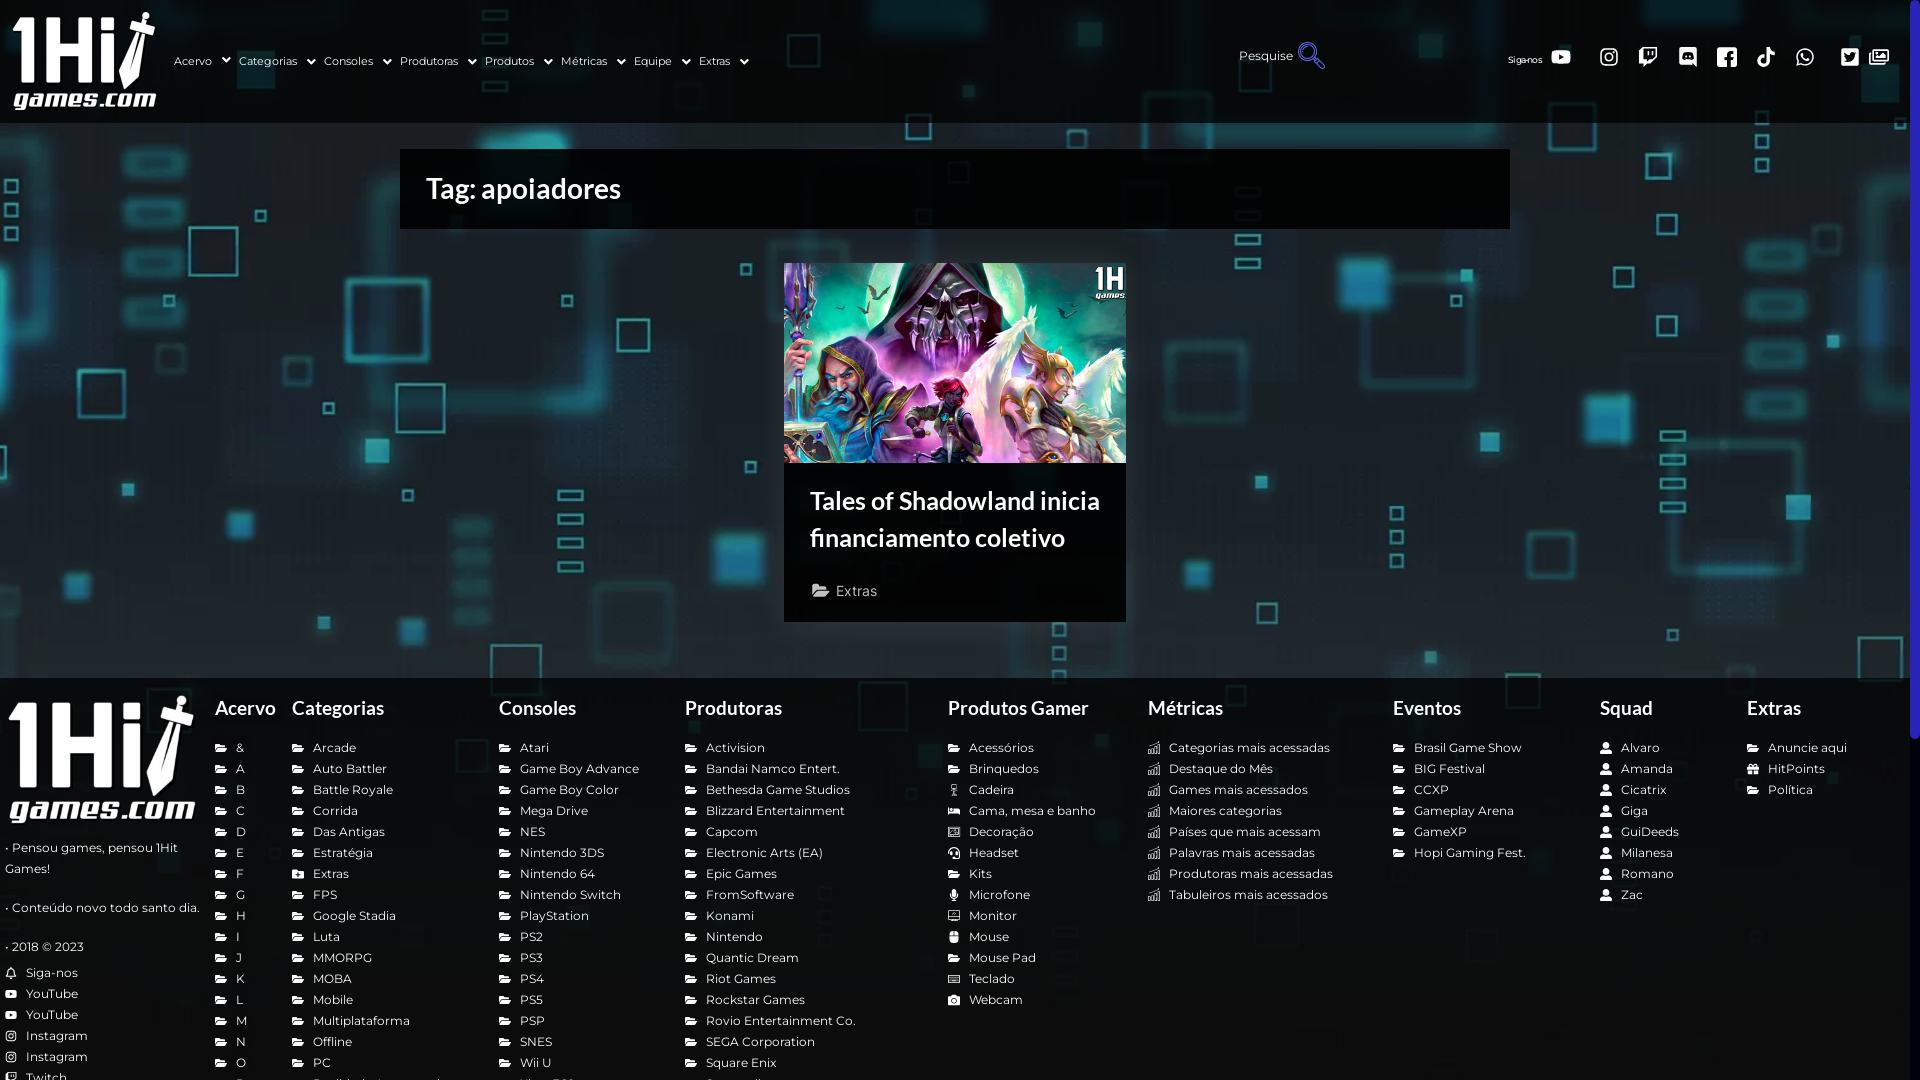  I want to click on 'Mobile', so click(385, 999).